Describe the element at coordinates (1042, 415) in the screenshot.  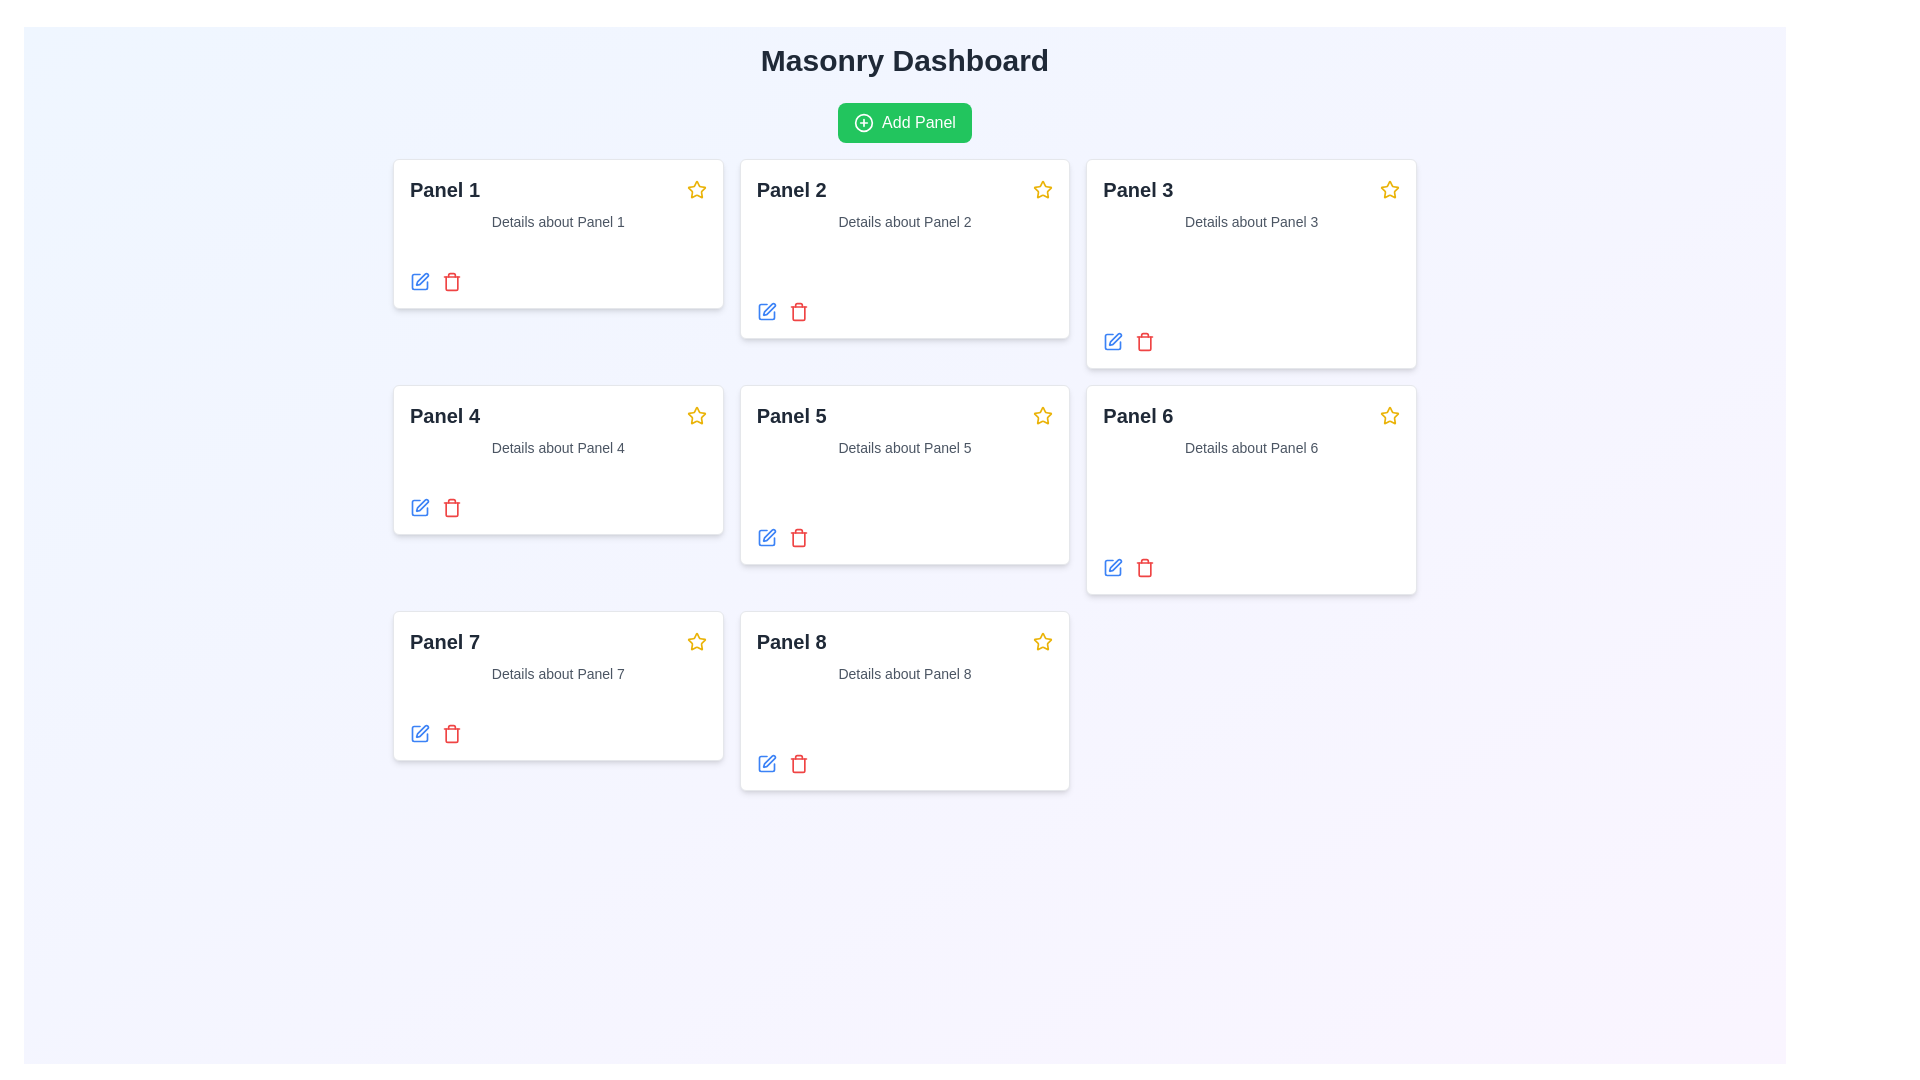
I see `the star icon located on the right side of the header of 'Panel 5'` at that location.